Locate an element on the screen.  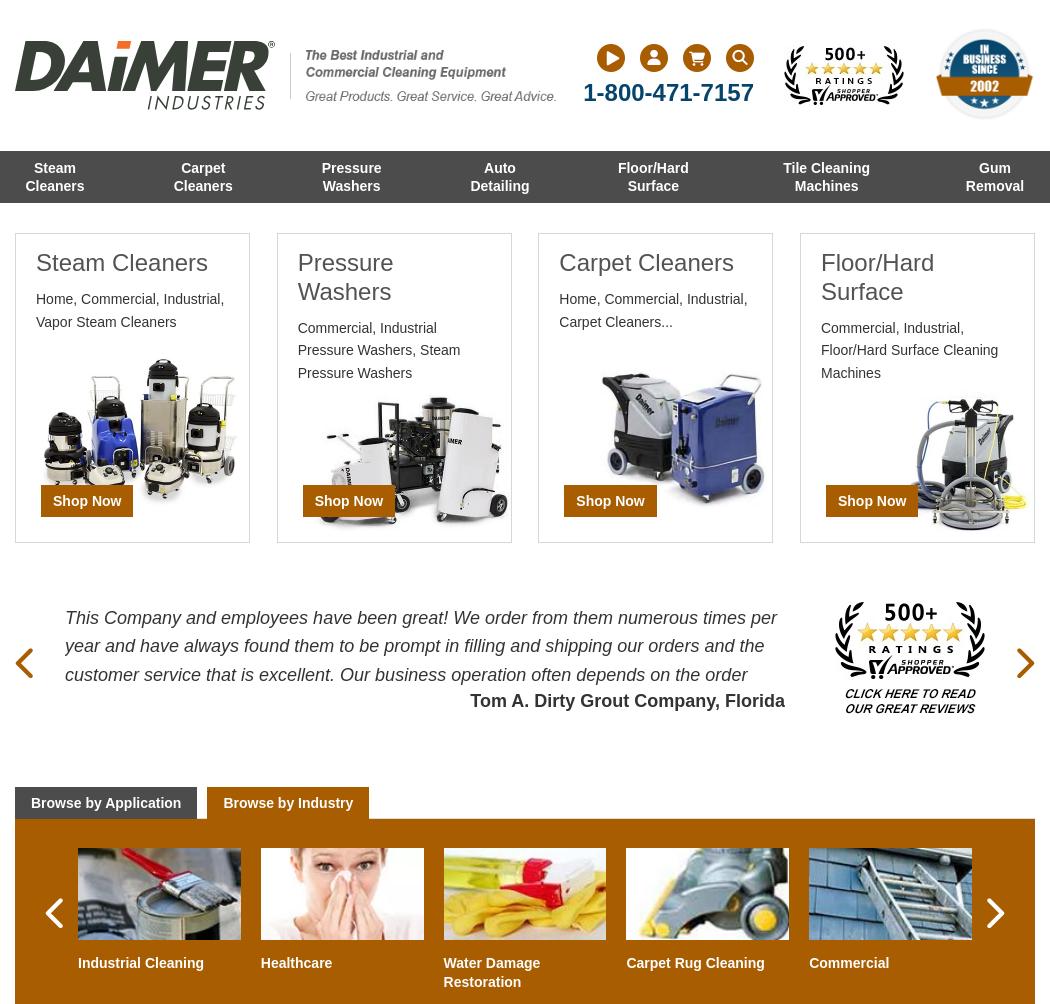
'Commercial' is located at coordinates (849, 961).